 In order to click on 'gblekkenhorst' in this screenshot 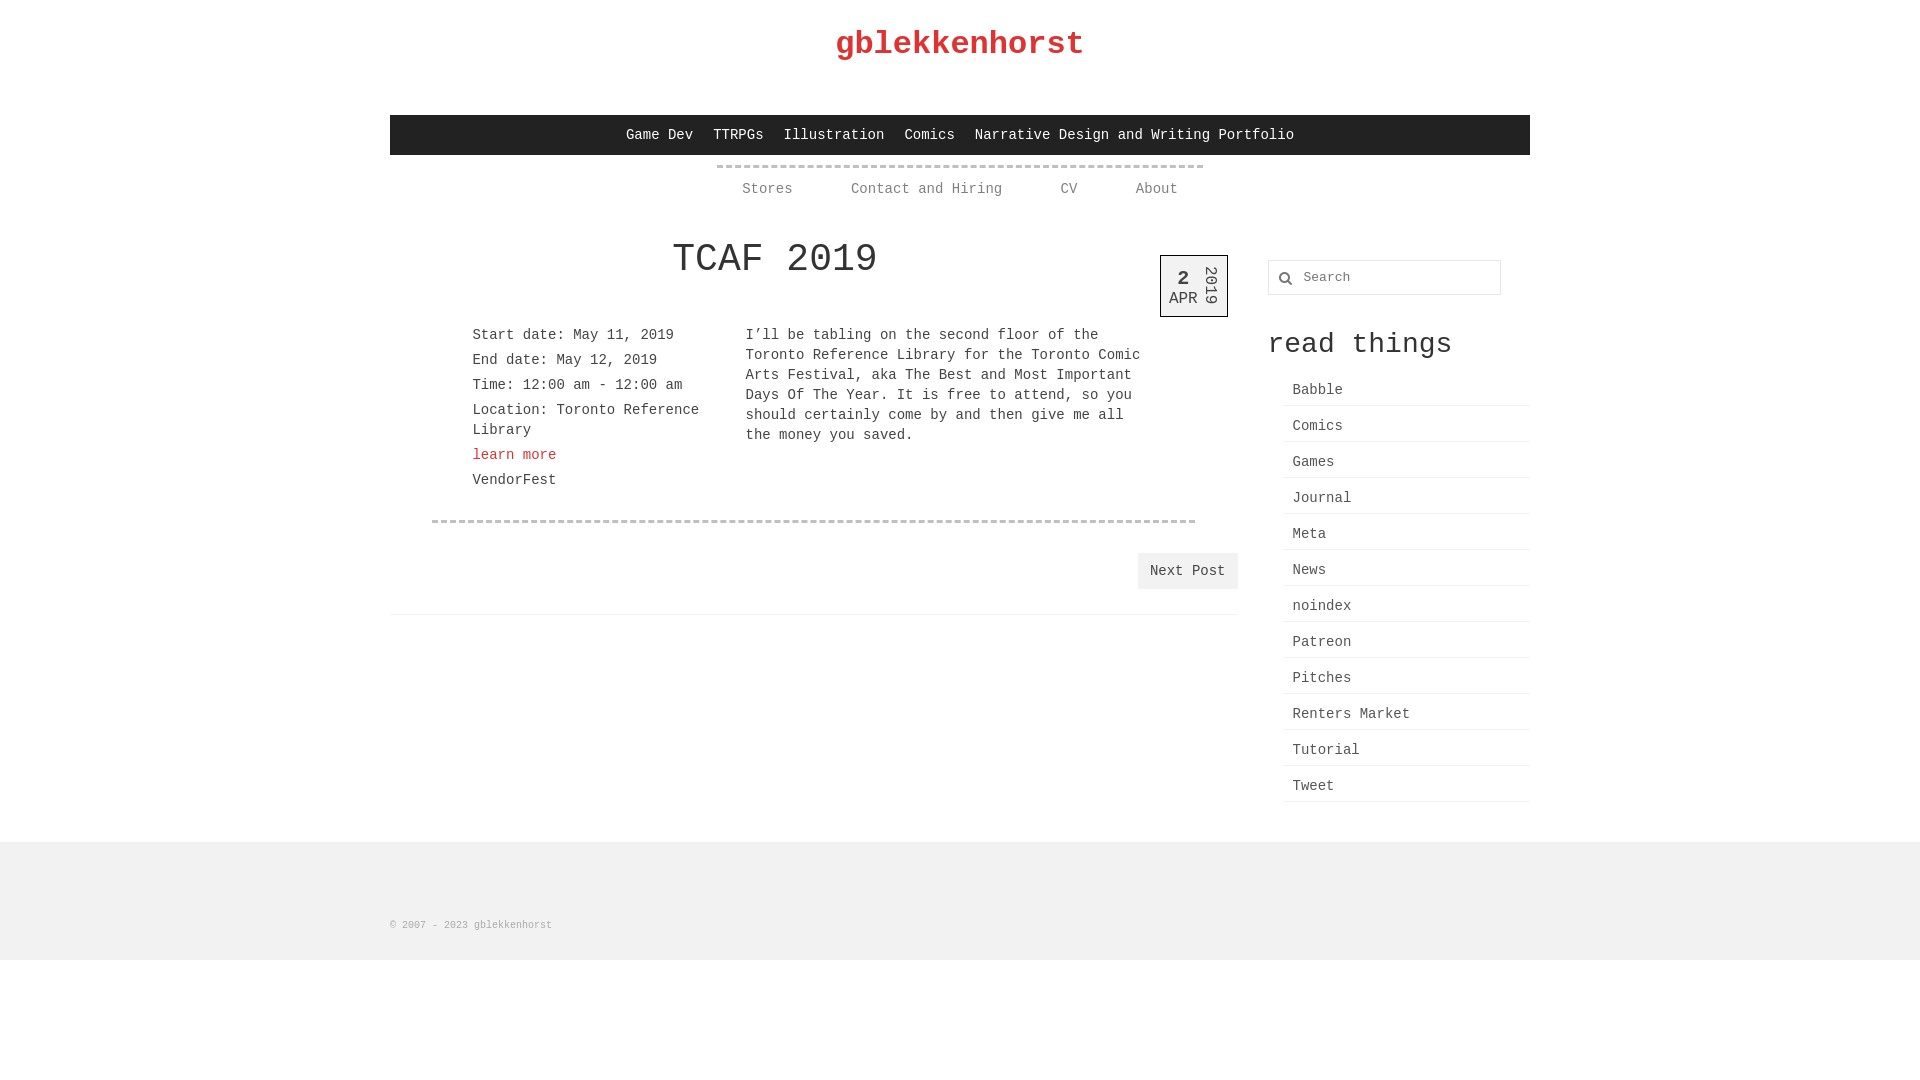, I will do `click(960, 44)`.